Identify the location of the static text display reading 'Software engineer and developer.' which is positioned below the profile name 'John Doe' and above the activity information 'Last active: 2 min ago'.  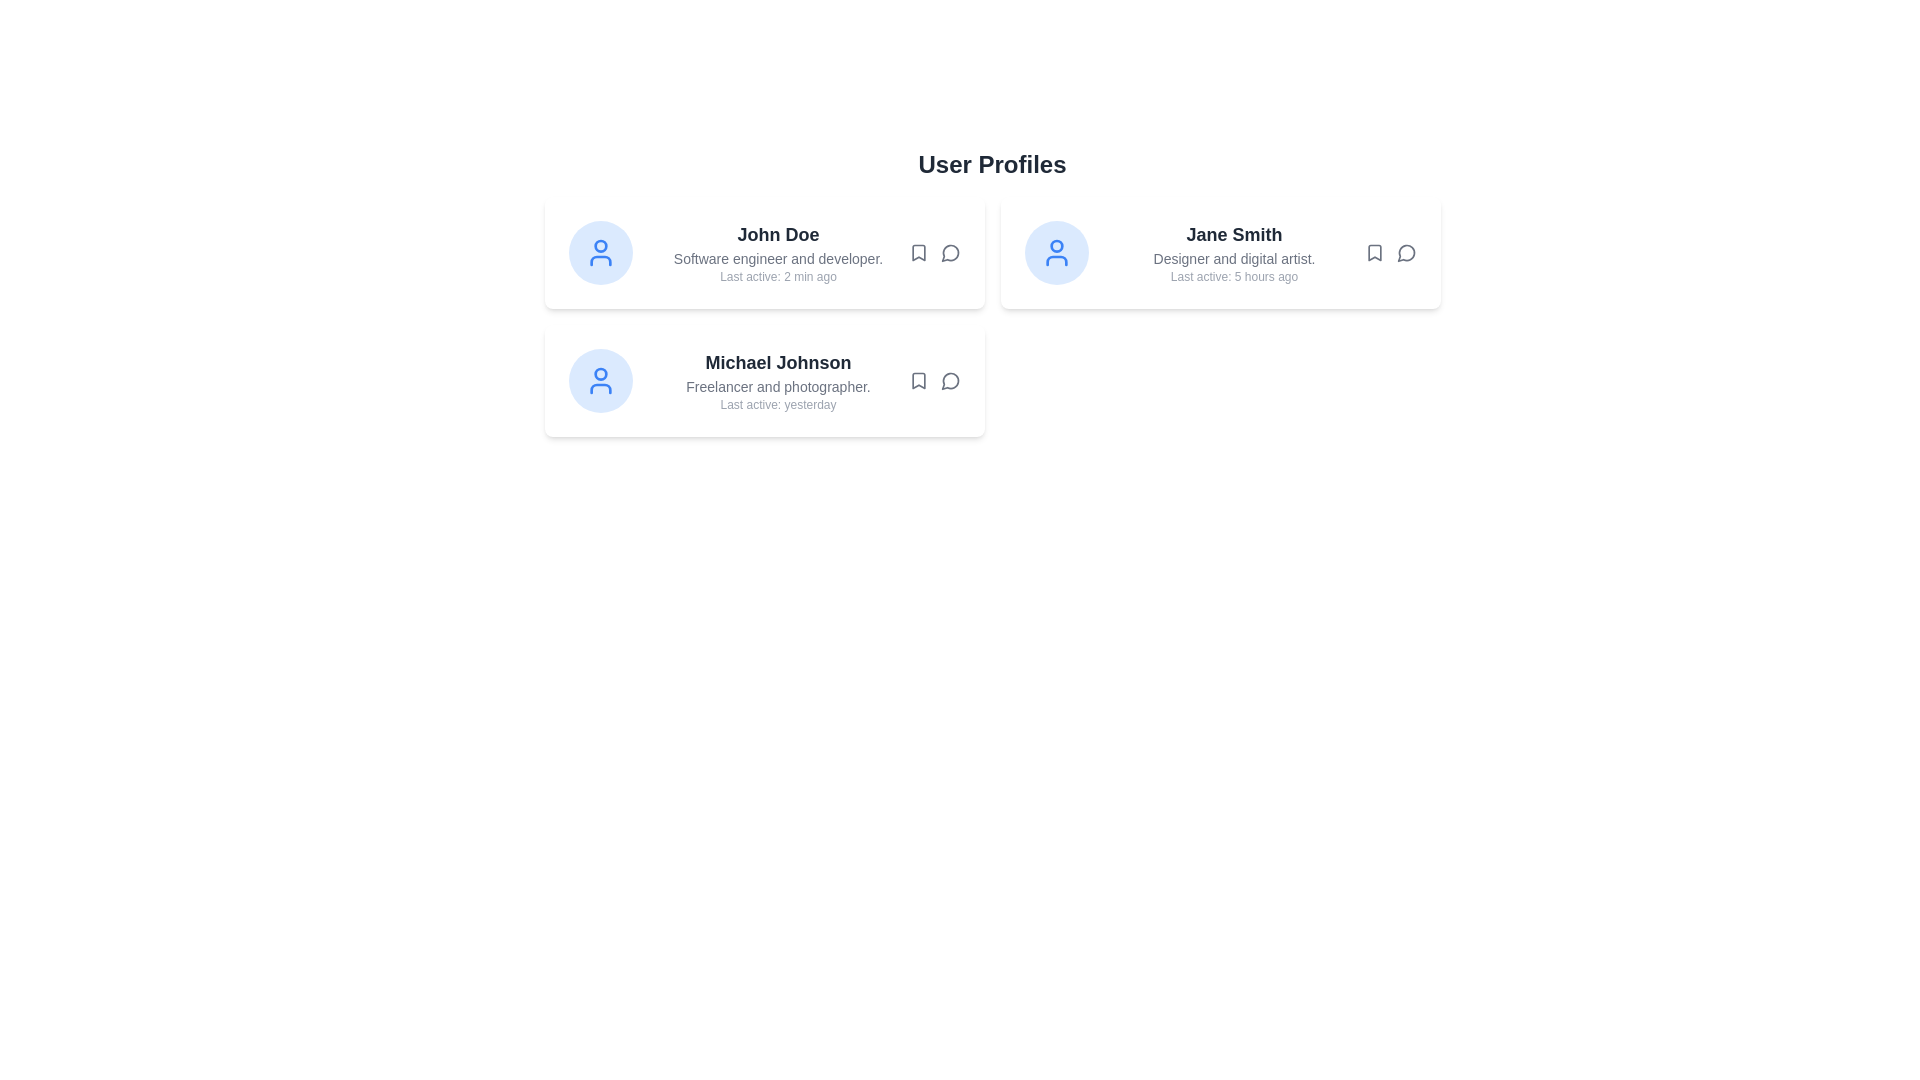
(777, 257).